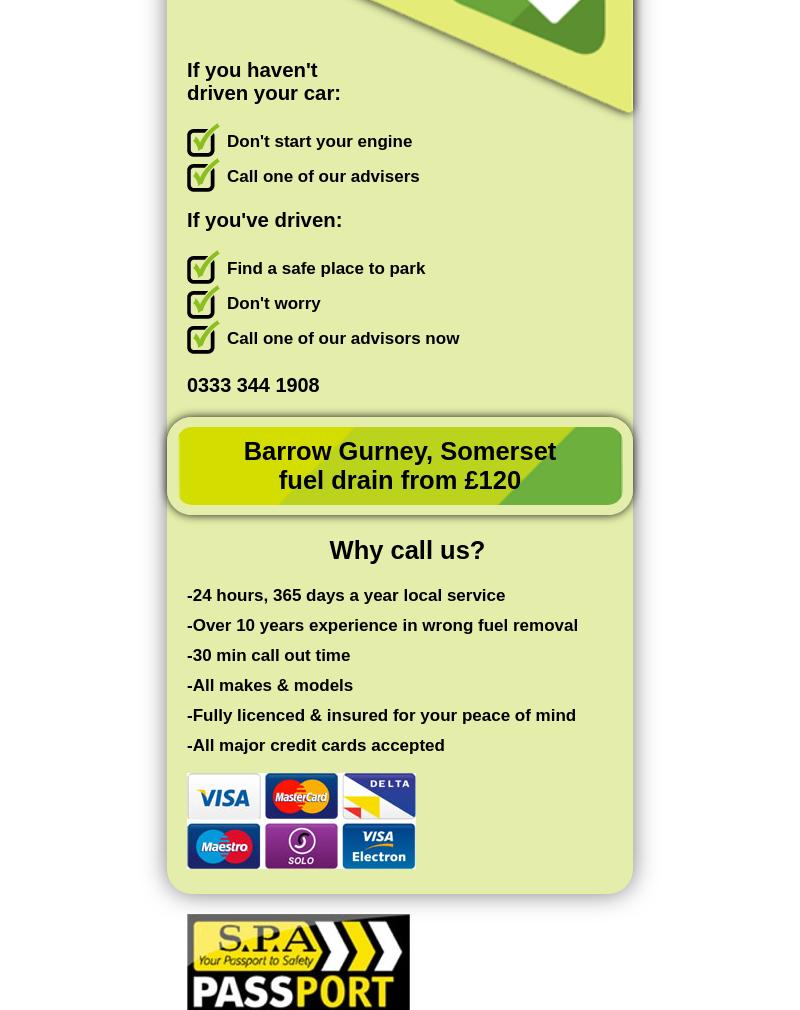 The image size is (800, 1010). I want to click on 'If you've driven:', so click(263, 218).